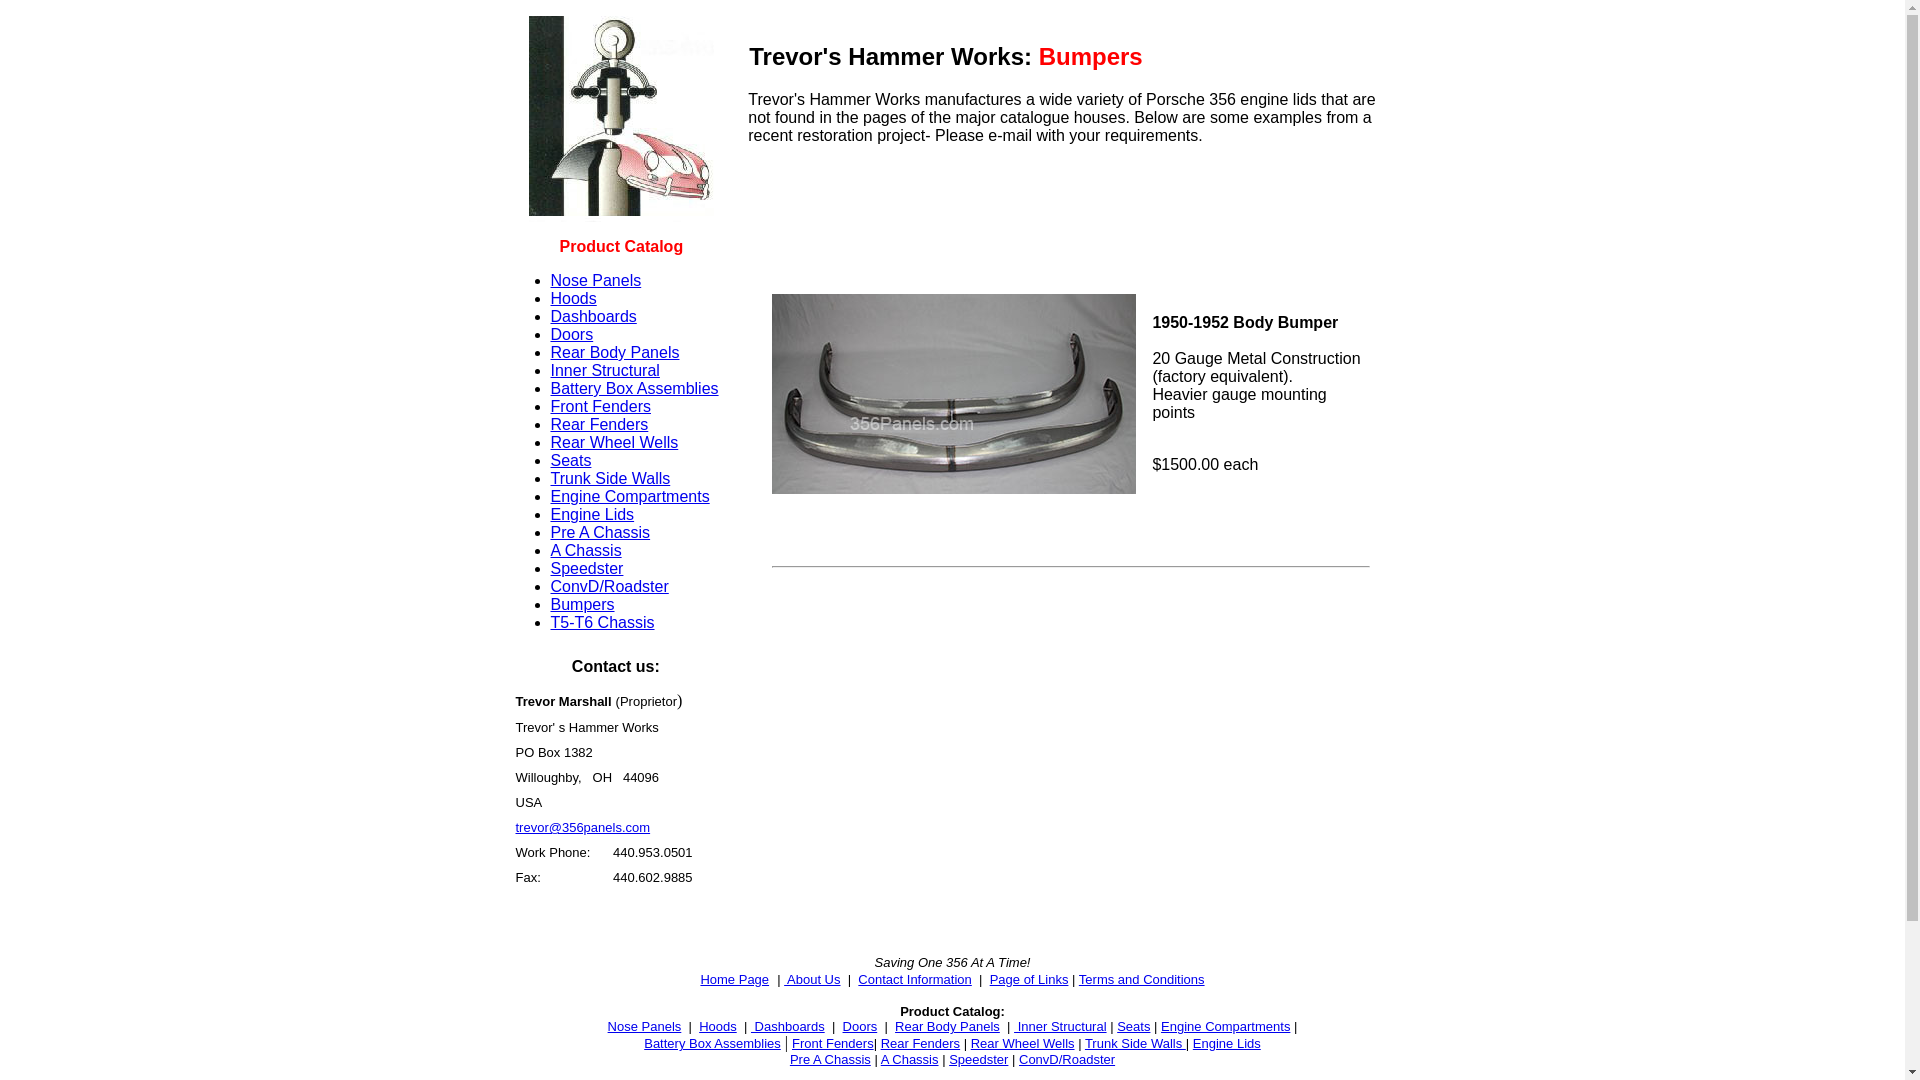 Image resolution: width=1920 pixels, height=1080 pixels. I want to click on 'T5-T6 Chassis', so click(600, 621).